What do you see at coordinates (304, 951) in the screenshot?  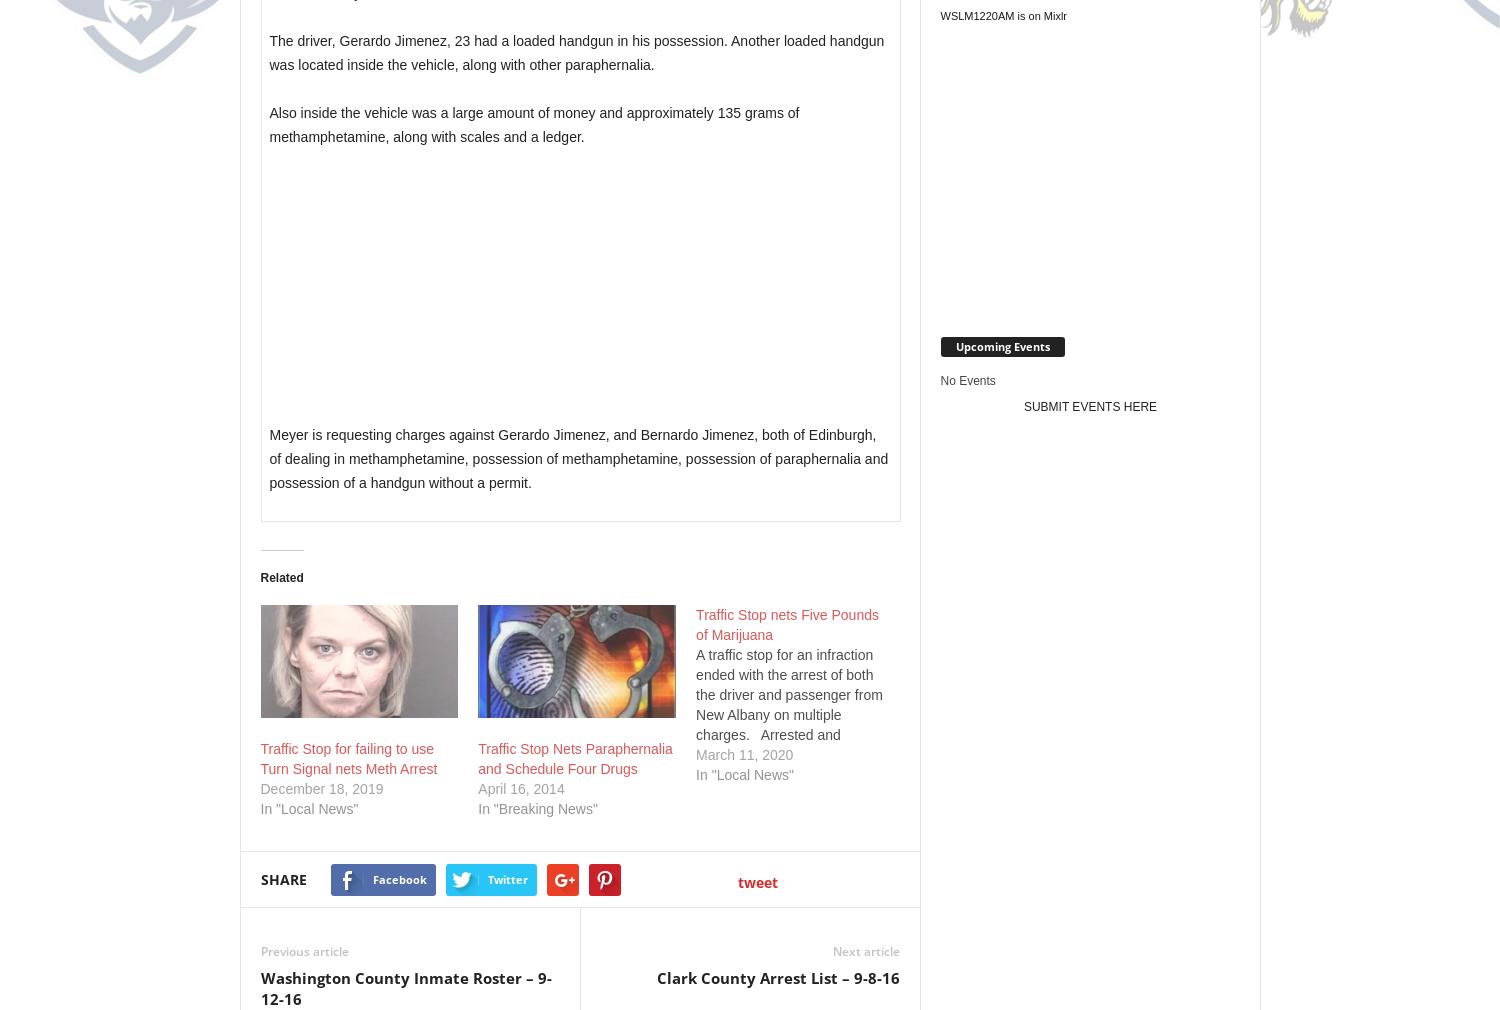 I see `'Previous article'` at bounding box center [304, 951].